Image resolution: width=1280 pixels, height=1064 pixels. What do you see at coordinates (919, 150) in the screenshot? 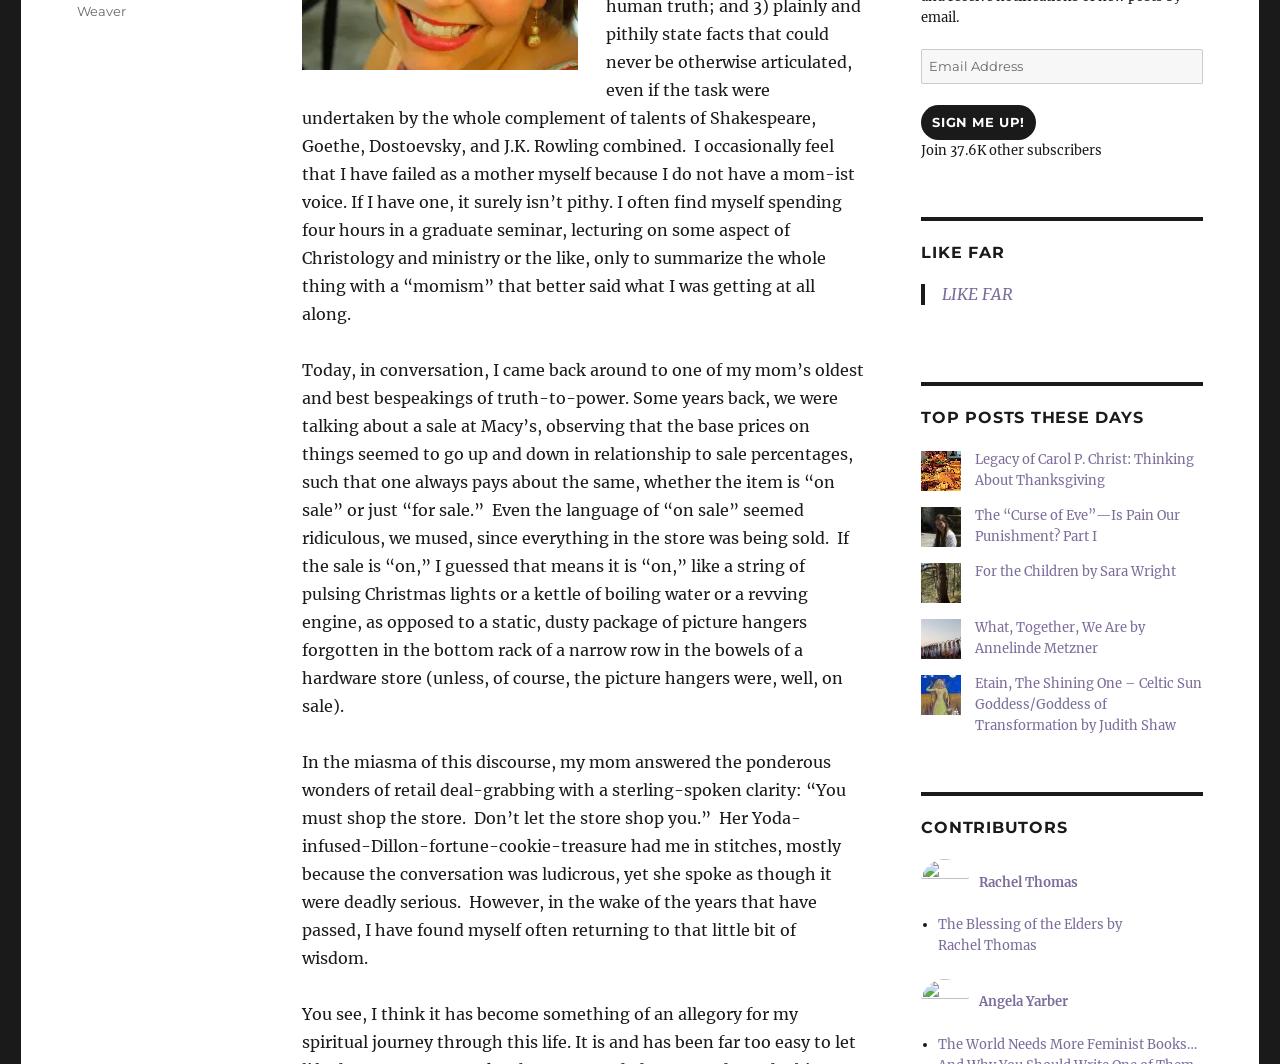
I see `'Join 37.6K other subscribers'` at bounding box center [919, 150].